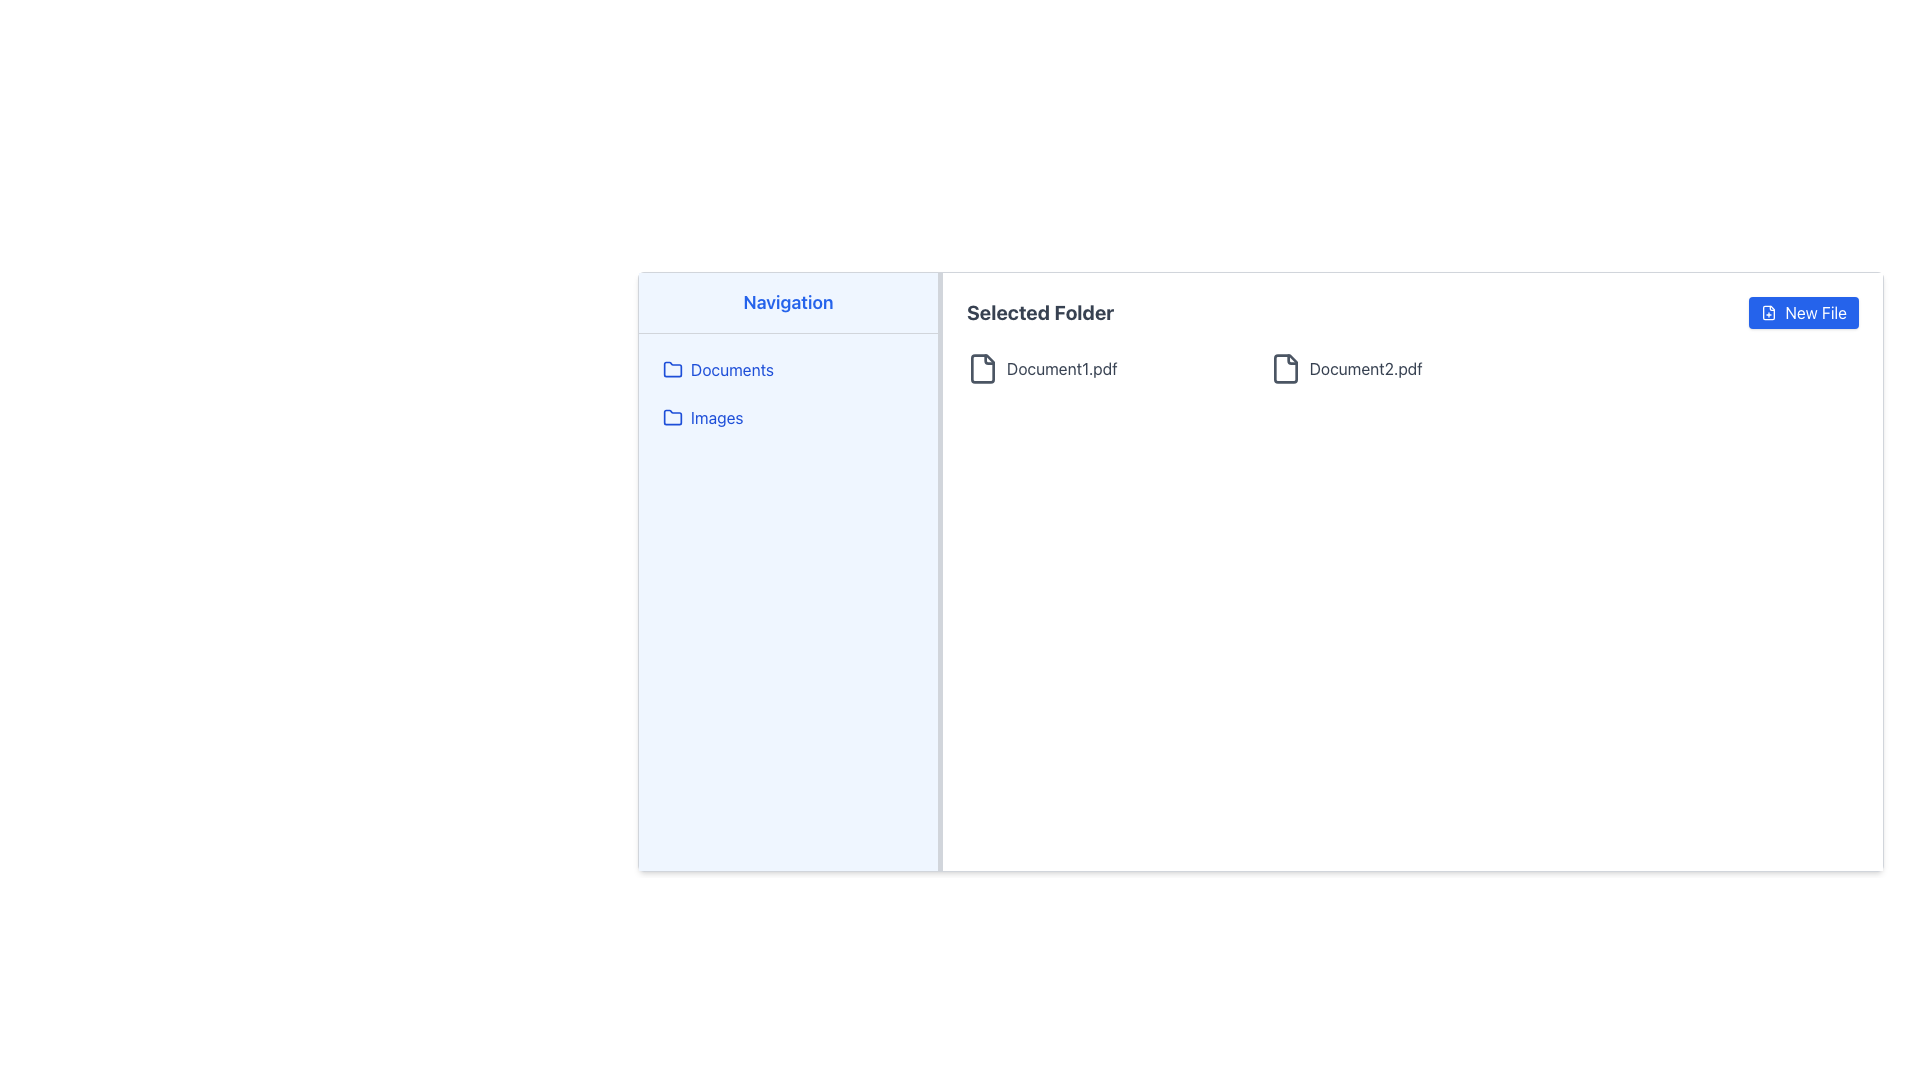 The height and width of the screenshot is (1080, 1920). What do you see at coordinates (717, 416) in the screenshot?
I see `the 'Images' text label in the navigation menu` at bounding box center [717, 416].